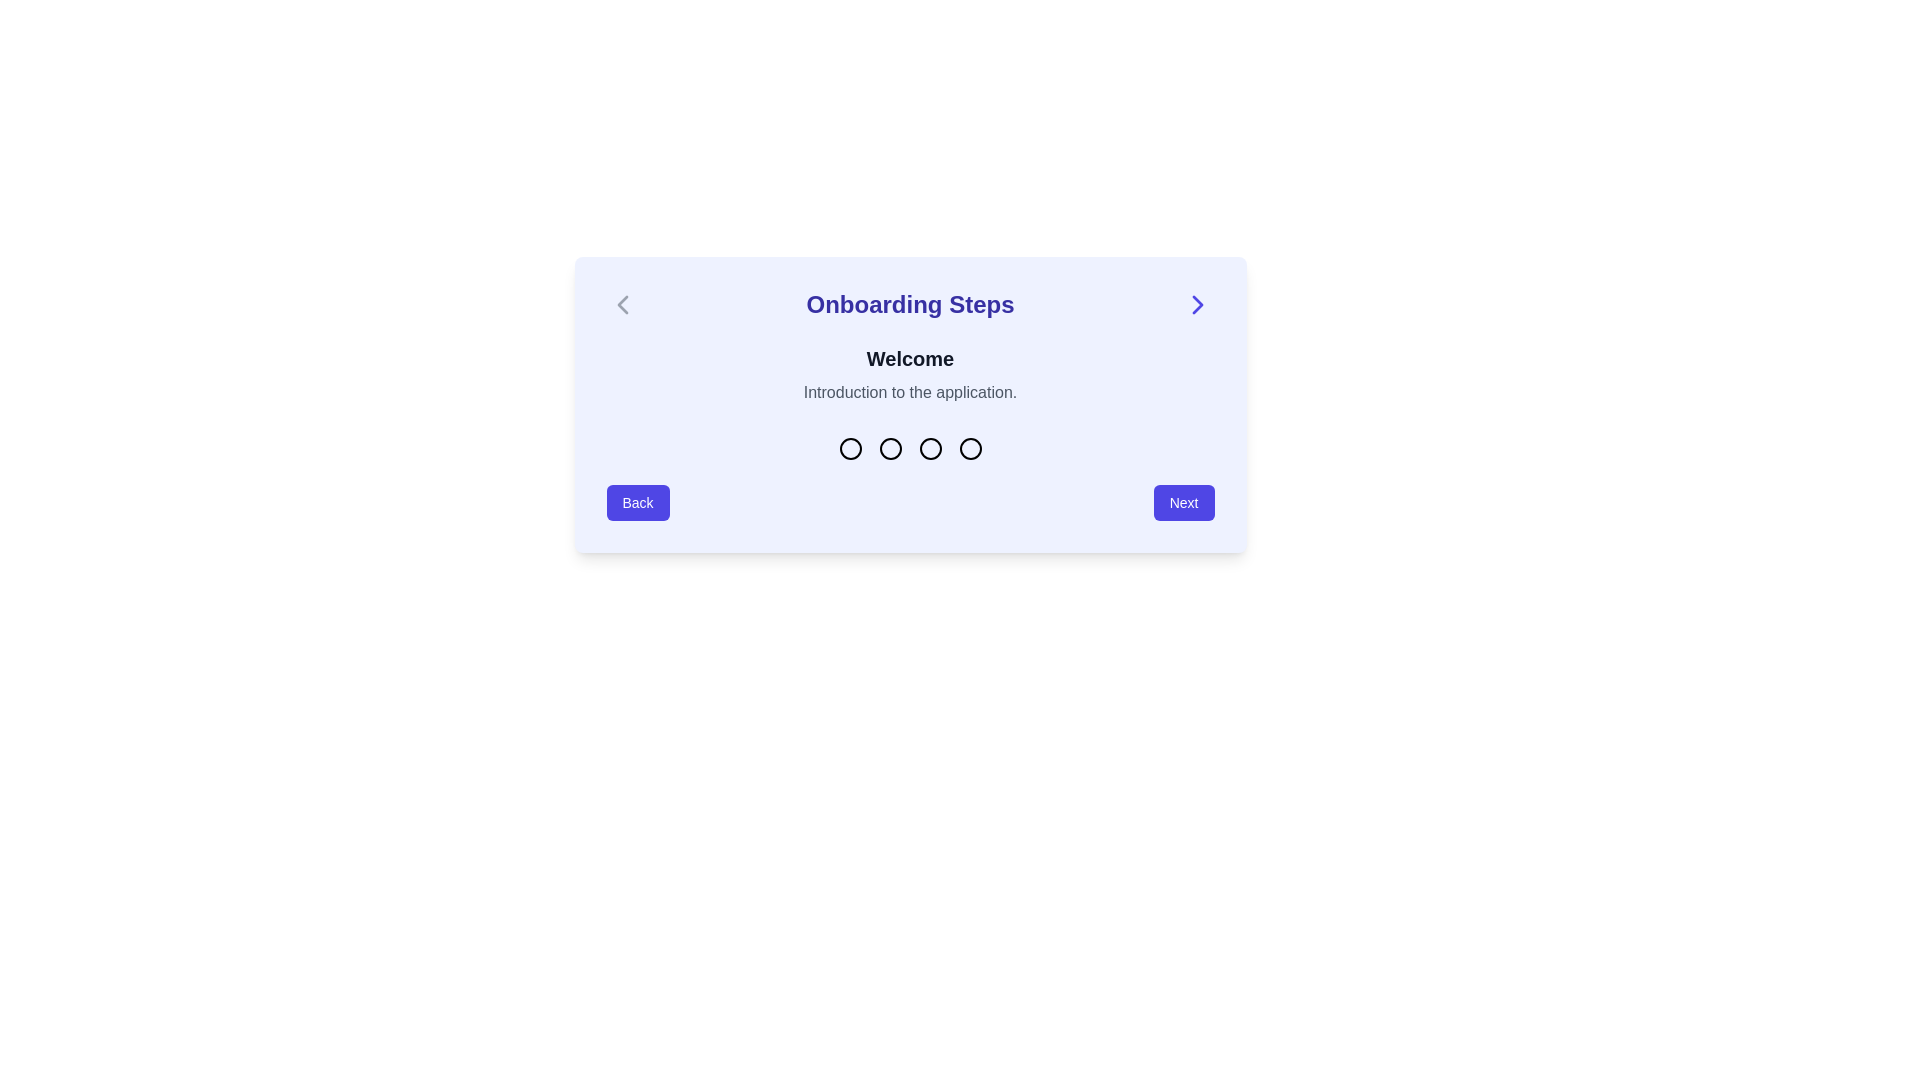  I want to click on the Chevron icon, which serves as a navigation control to move to the previous step in the onboarding process, so click(621, 304).